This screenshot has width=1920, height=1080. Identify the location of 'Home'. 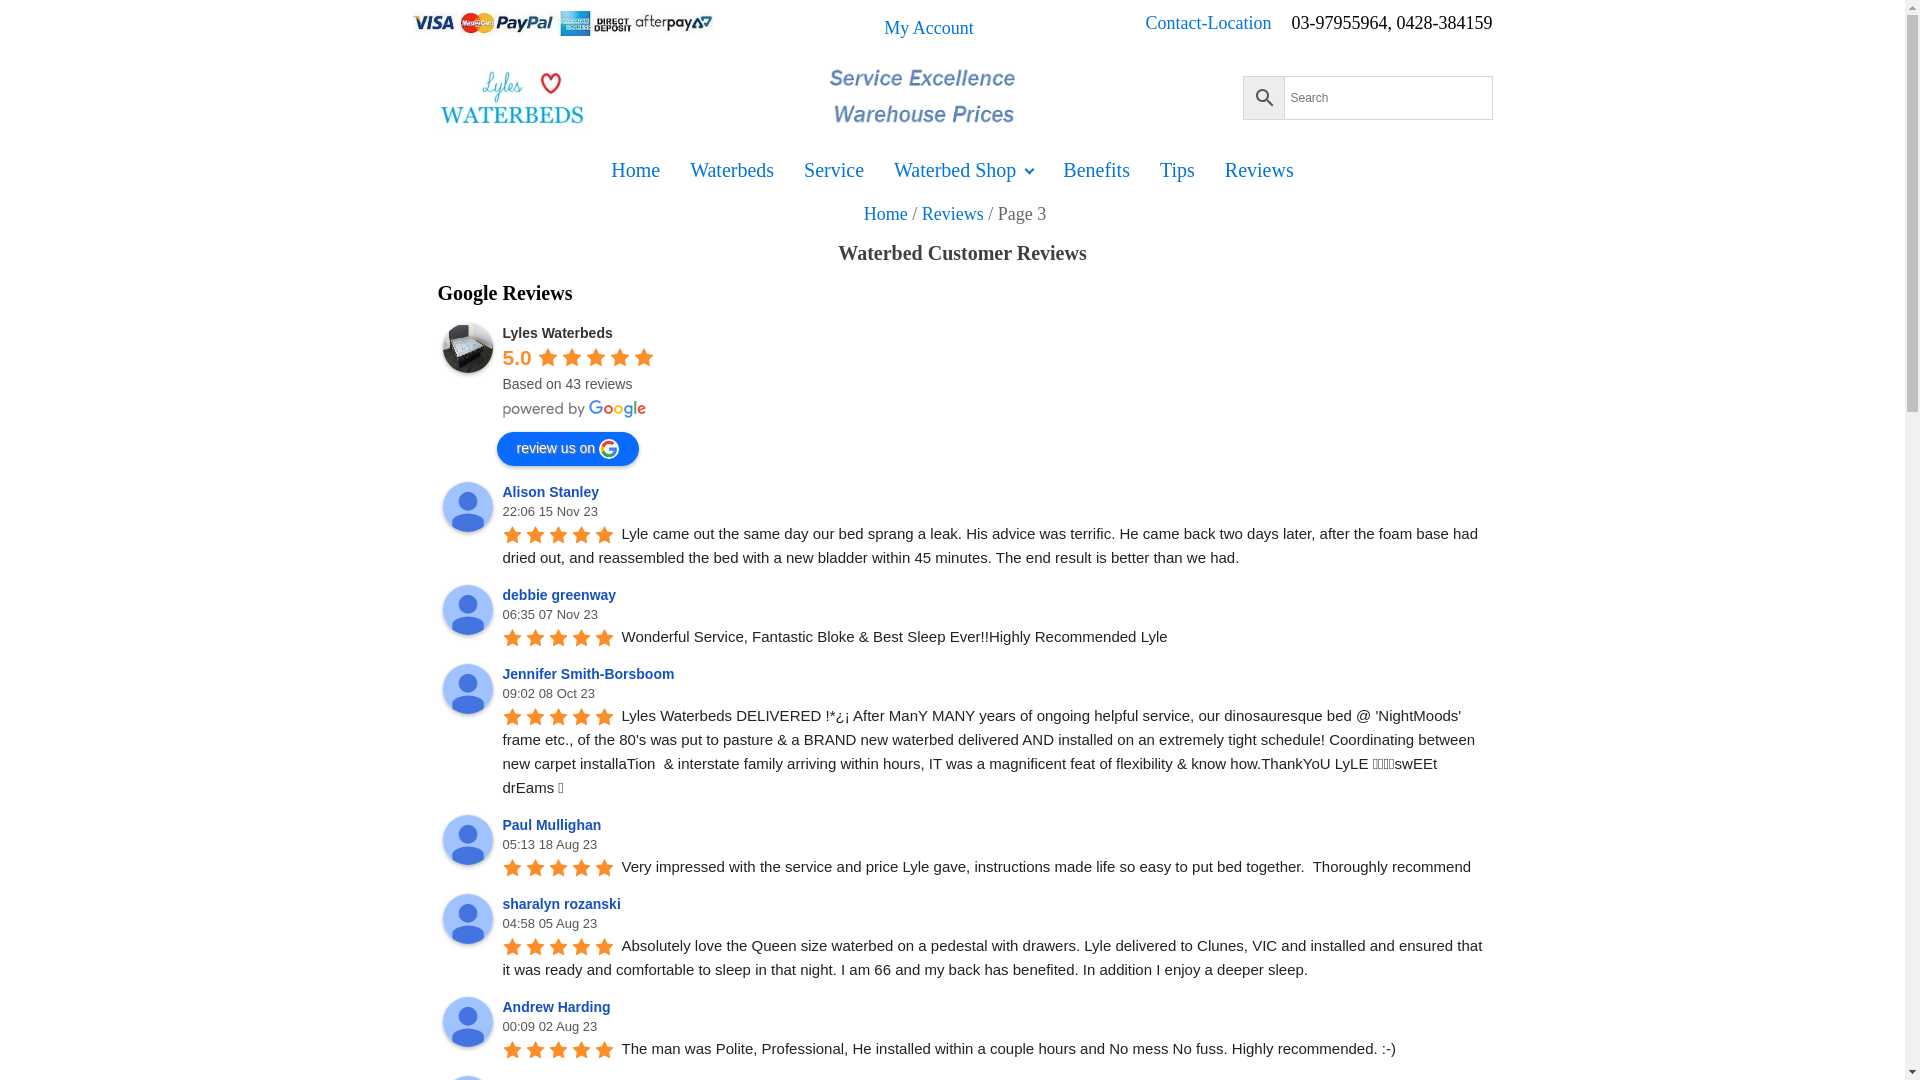
(885, 213).